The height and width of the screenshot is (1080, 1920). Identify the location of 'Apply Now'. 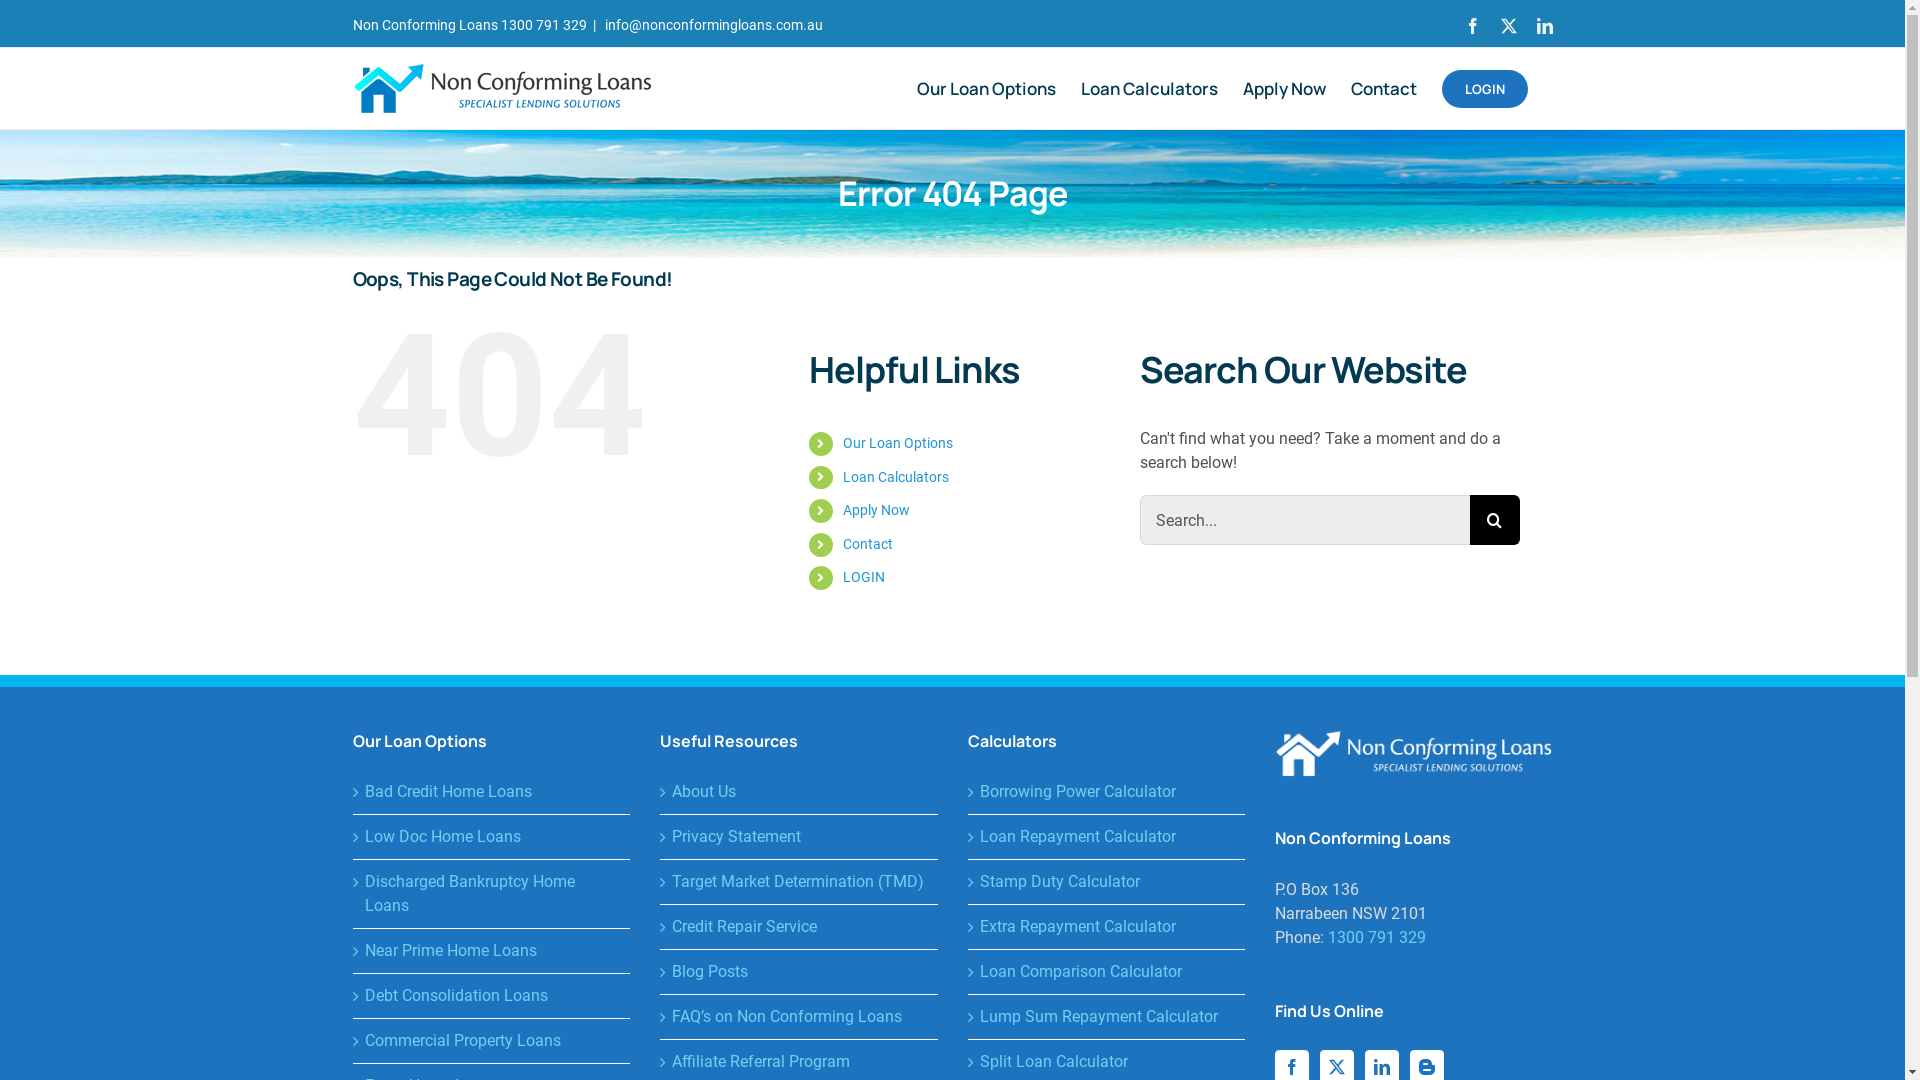
(876, 508).